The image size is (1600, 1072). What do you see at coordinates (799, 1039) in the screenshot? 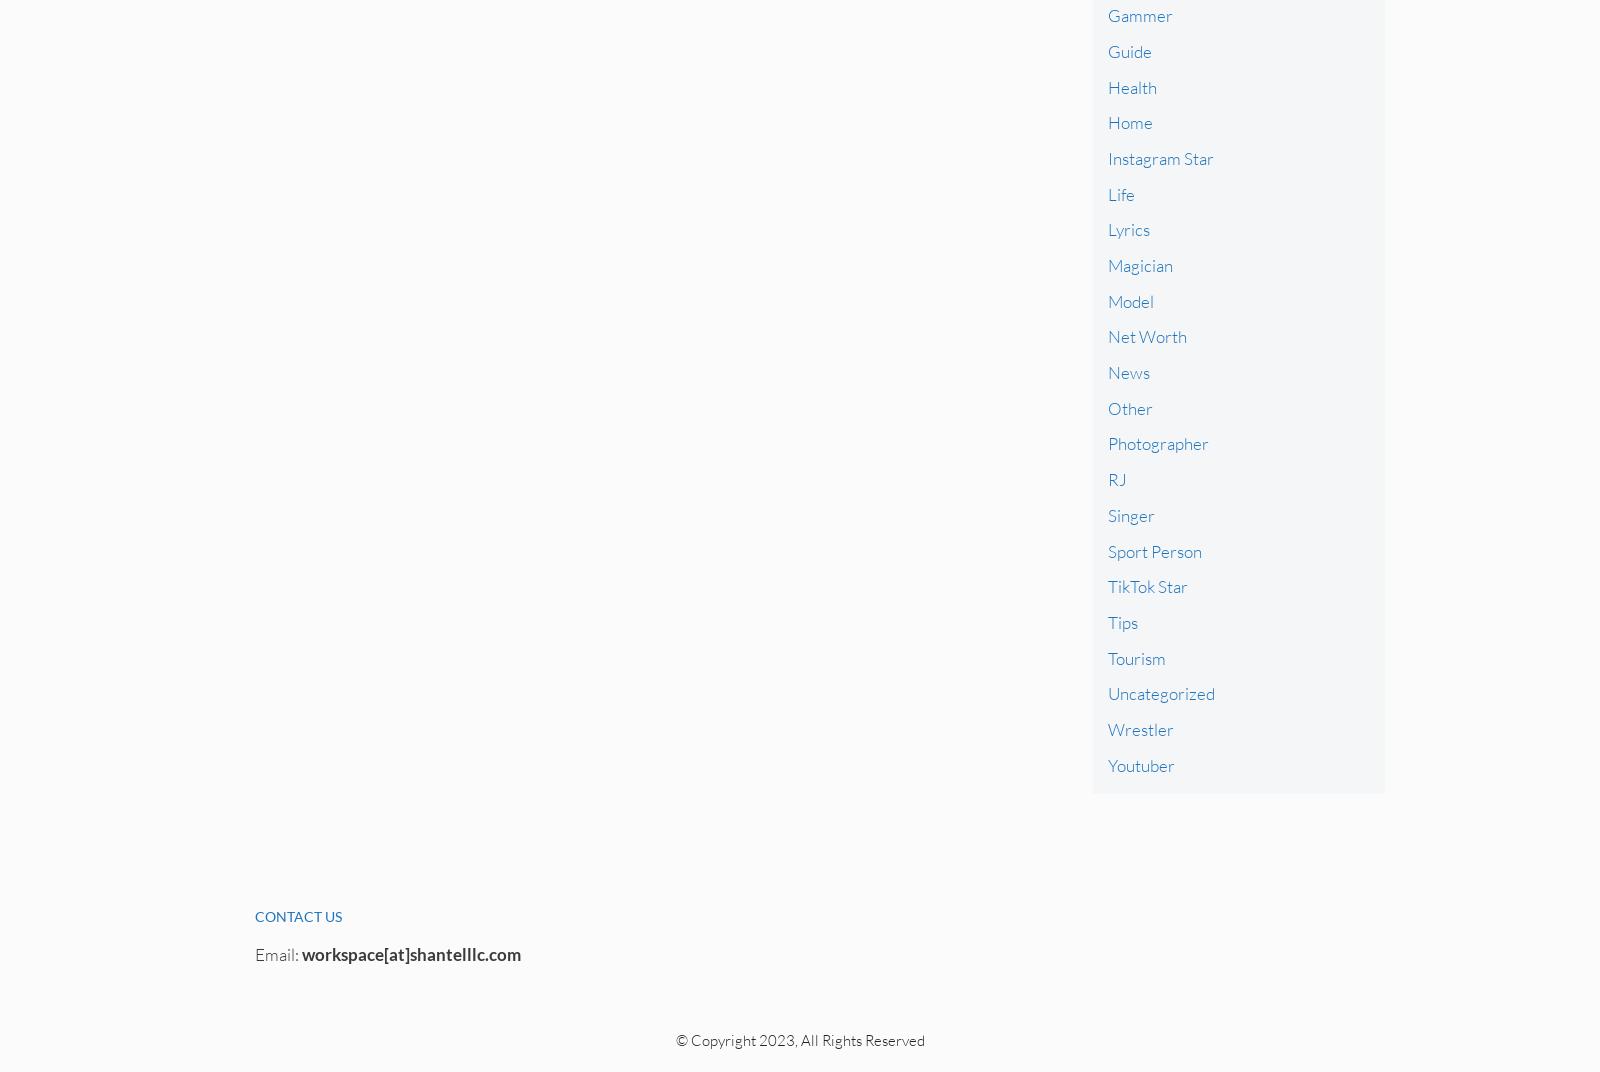
I see `'© Copyright 2023, All Rights Reserved'` at bounding box center [799, 1039].